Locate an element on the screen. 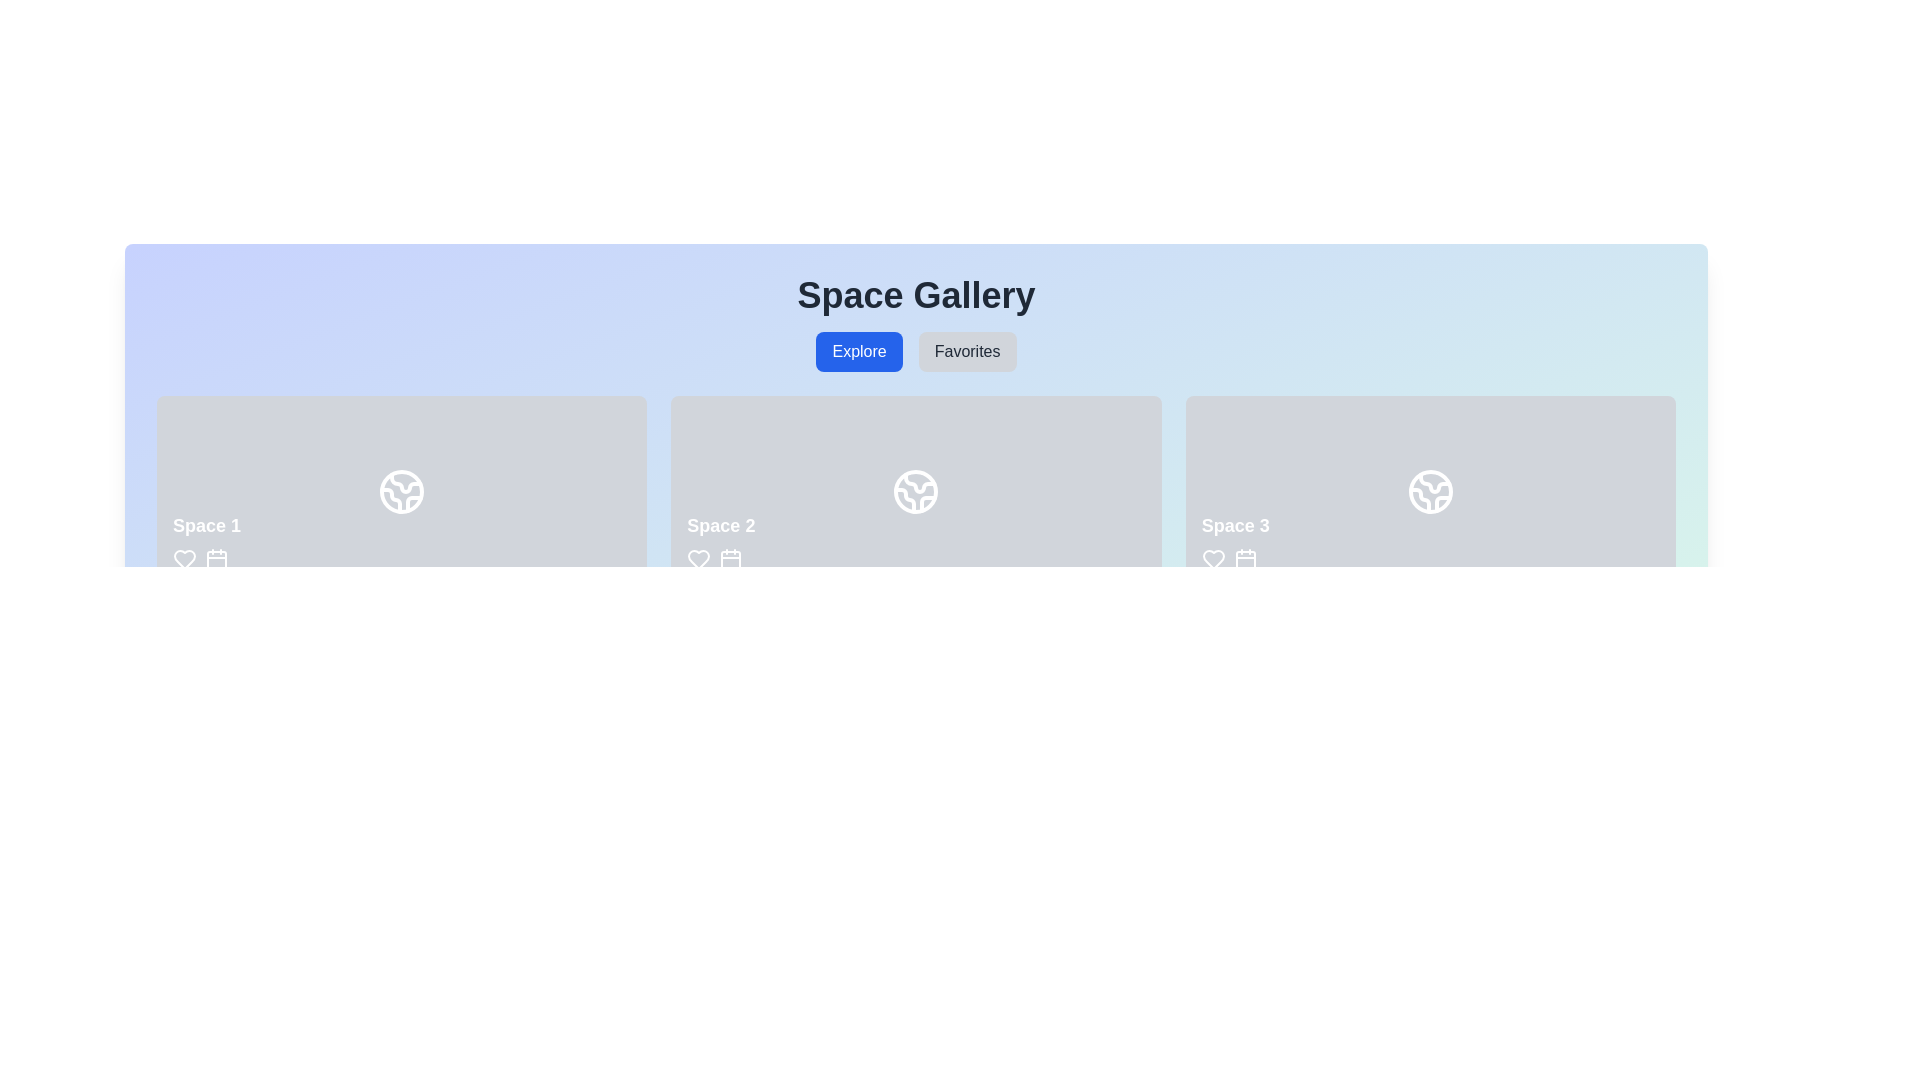  the circular globe icon located centrally within the first card section labeled 'Space 1' is located at coordinates (401, 492).